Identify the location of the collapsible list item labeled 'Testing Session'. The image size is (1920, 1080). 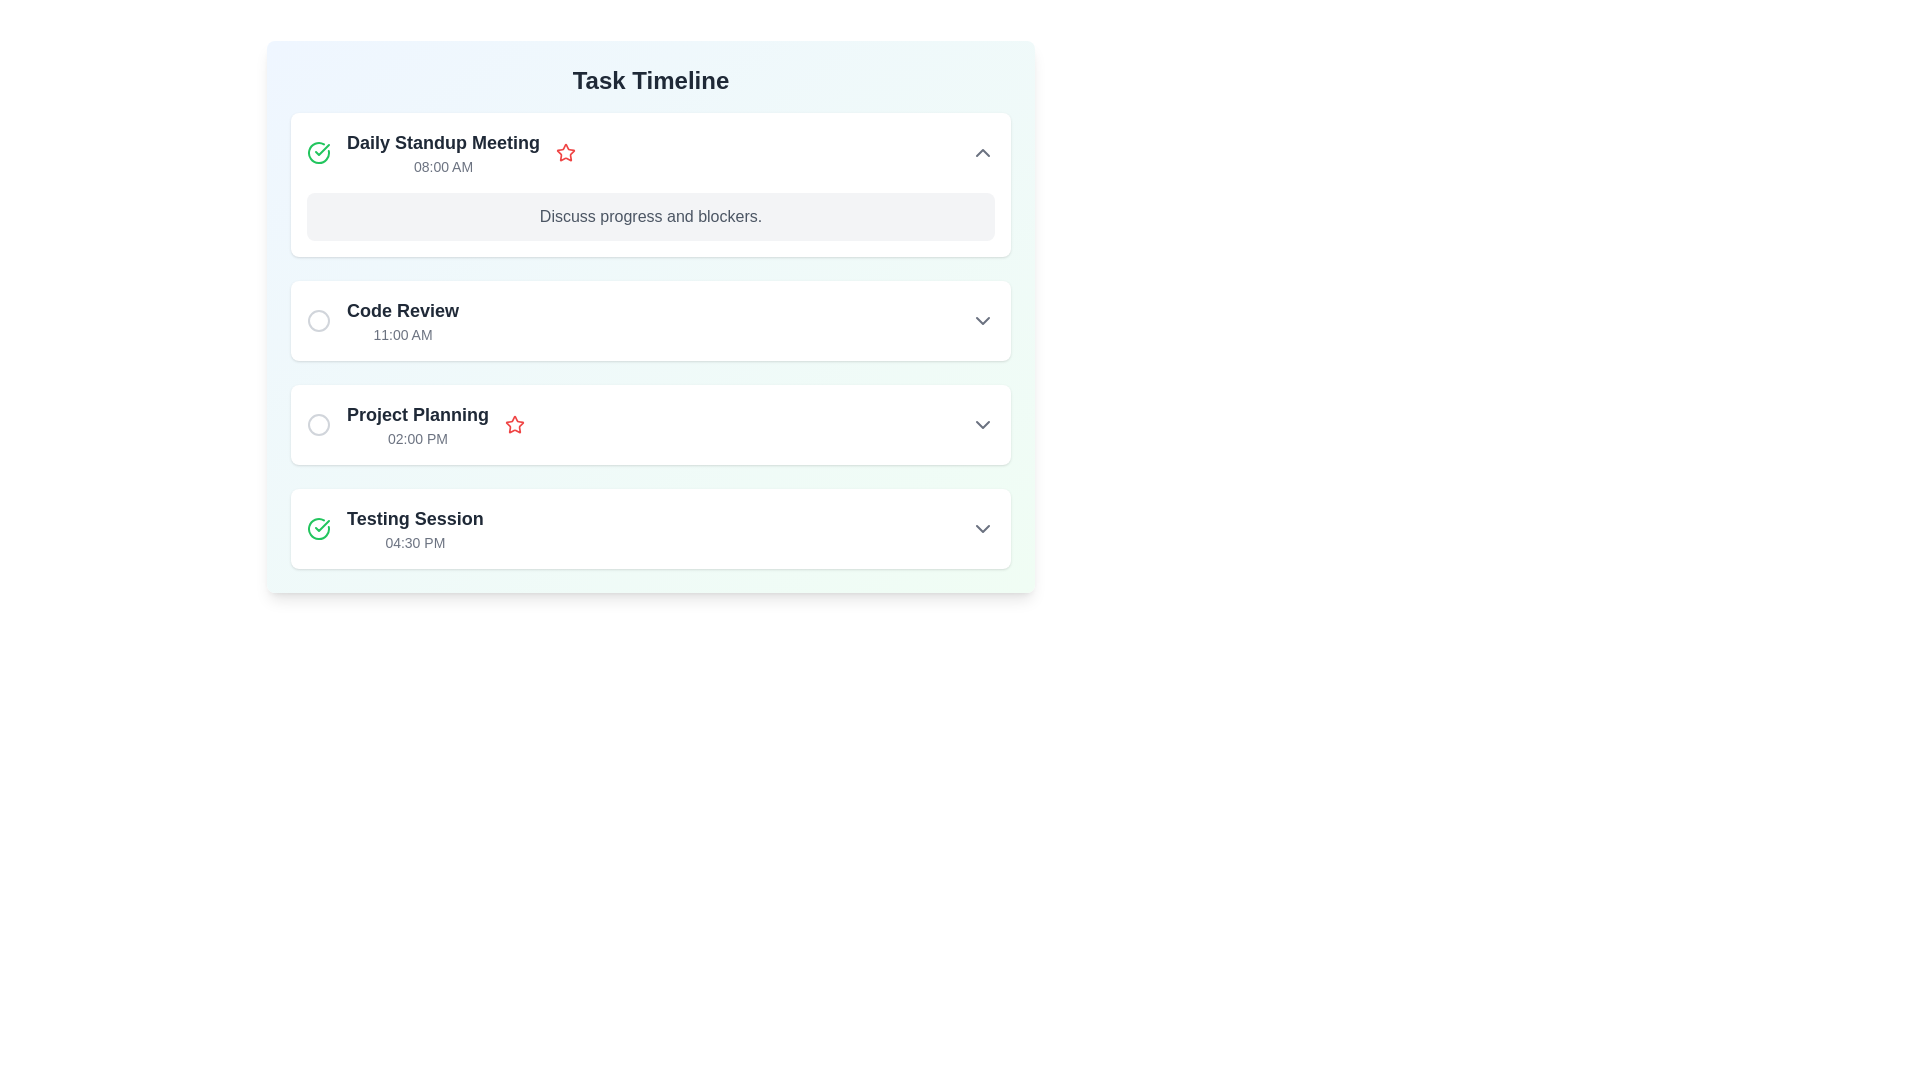
(651, 527).